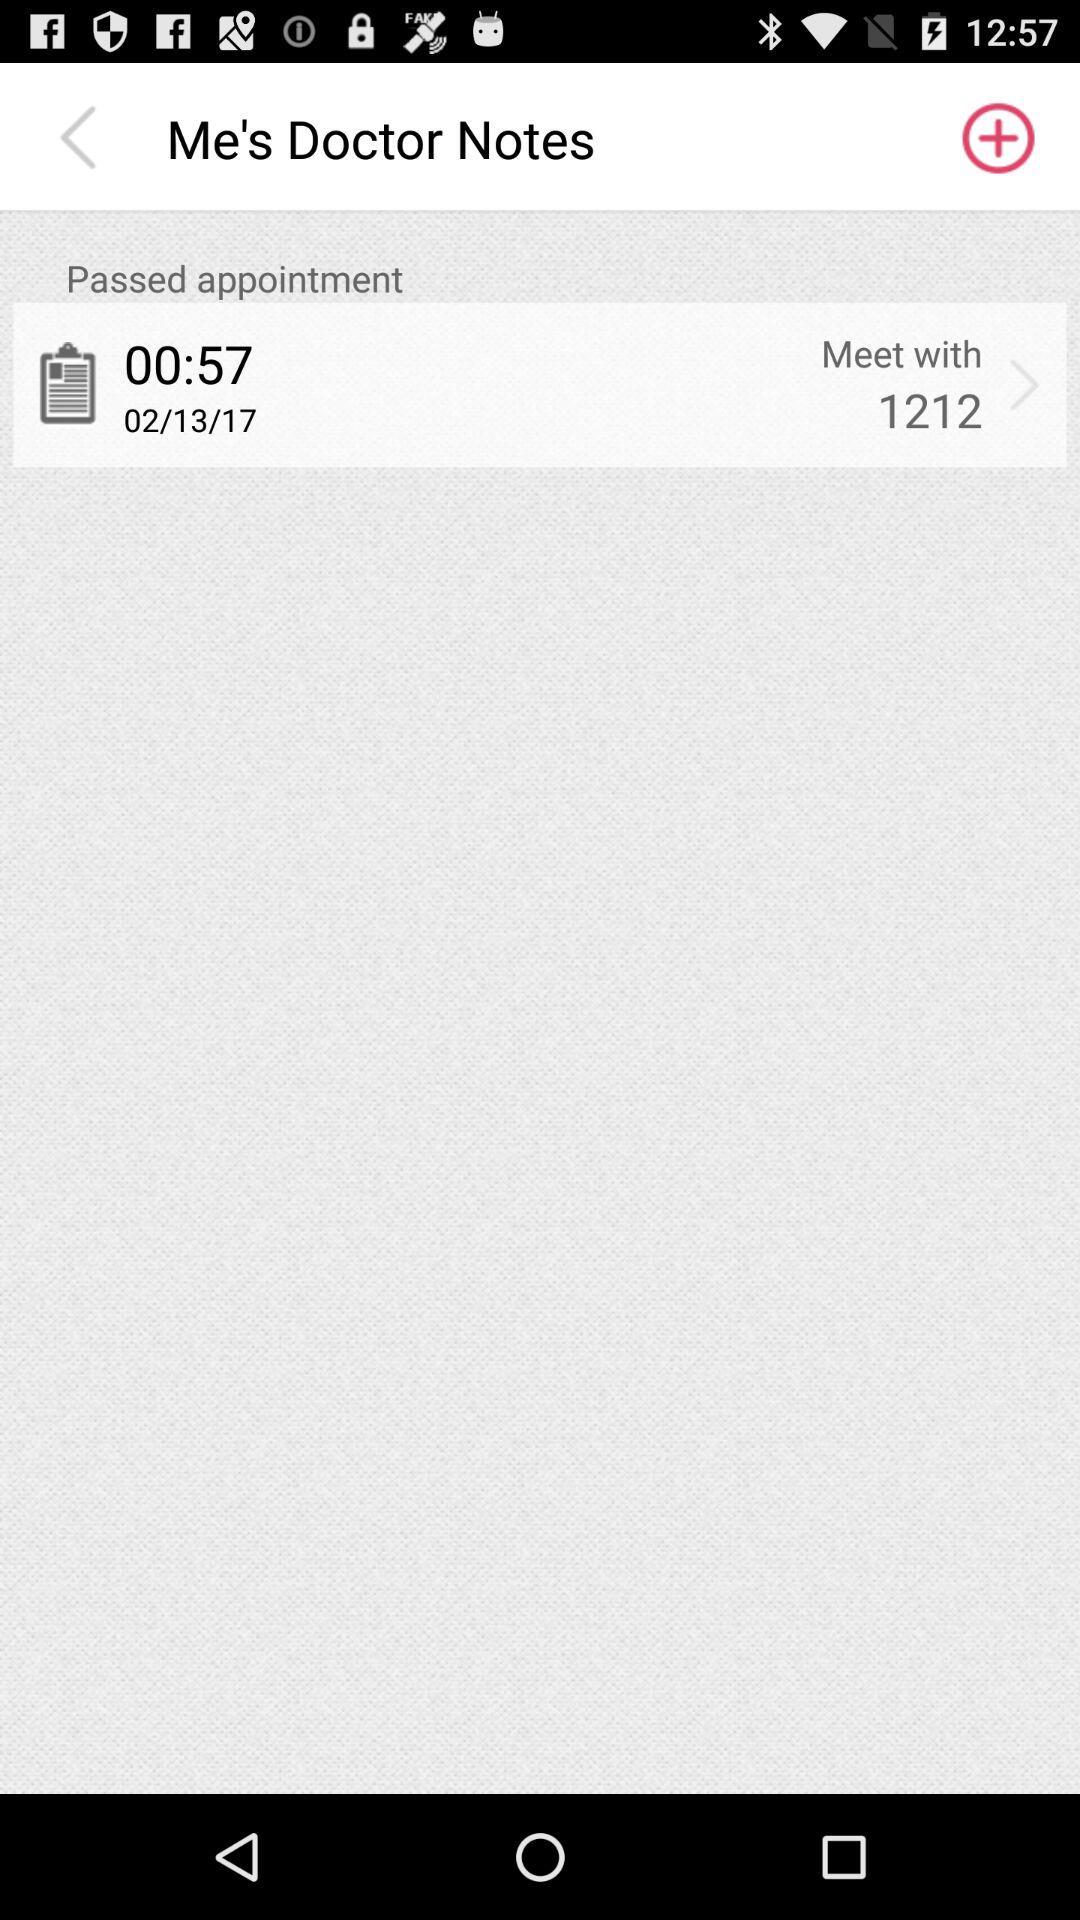 Image resolution: width=1080 pixels, height=1920 pixels. I want to click on icon to the right of 00:57 item, so click(901, 353).